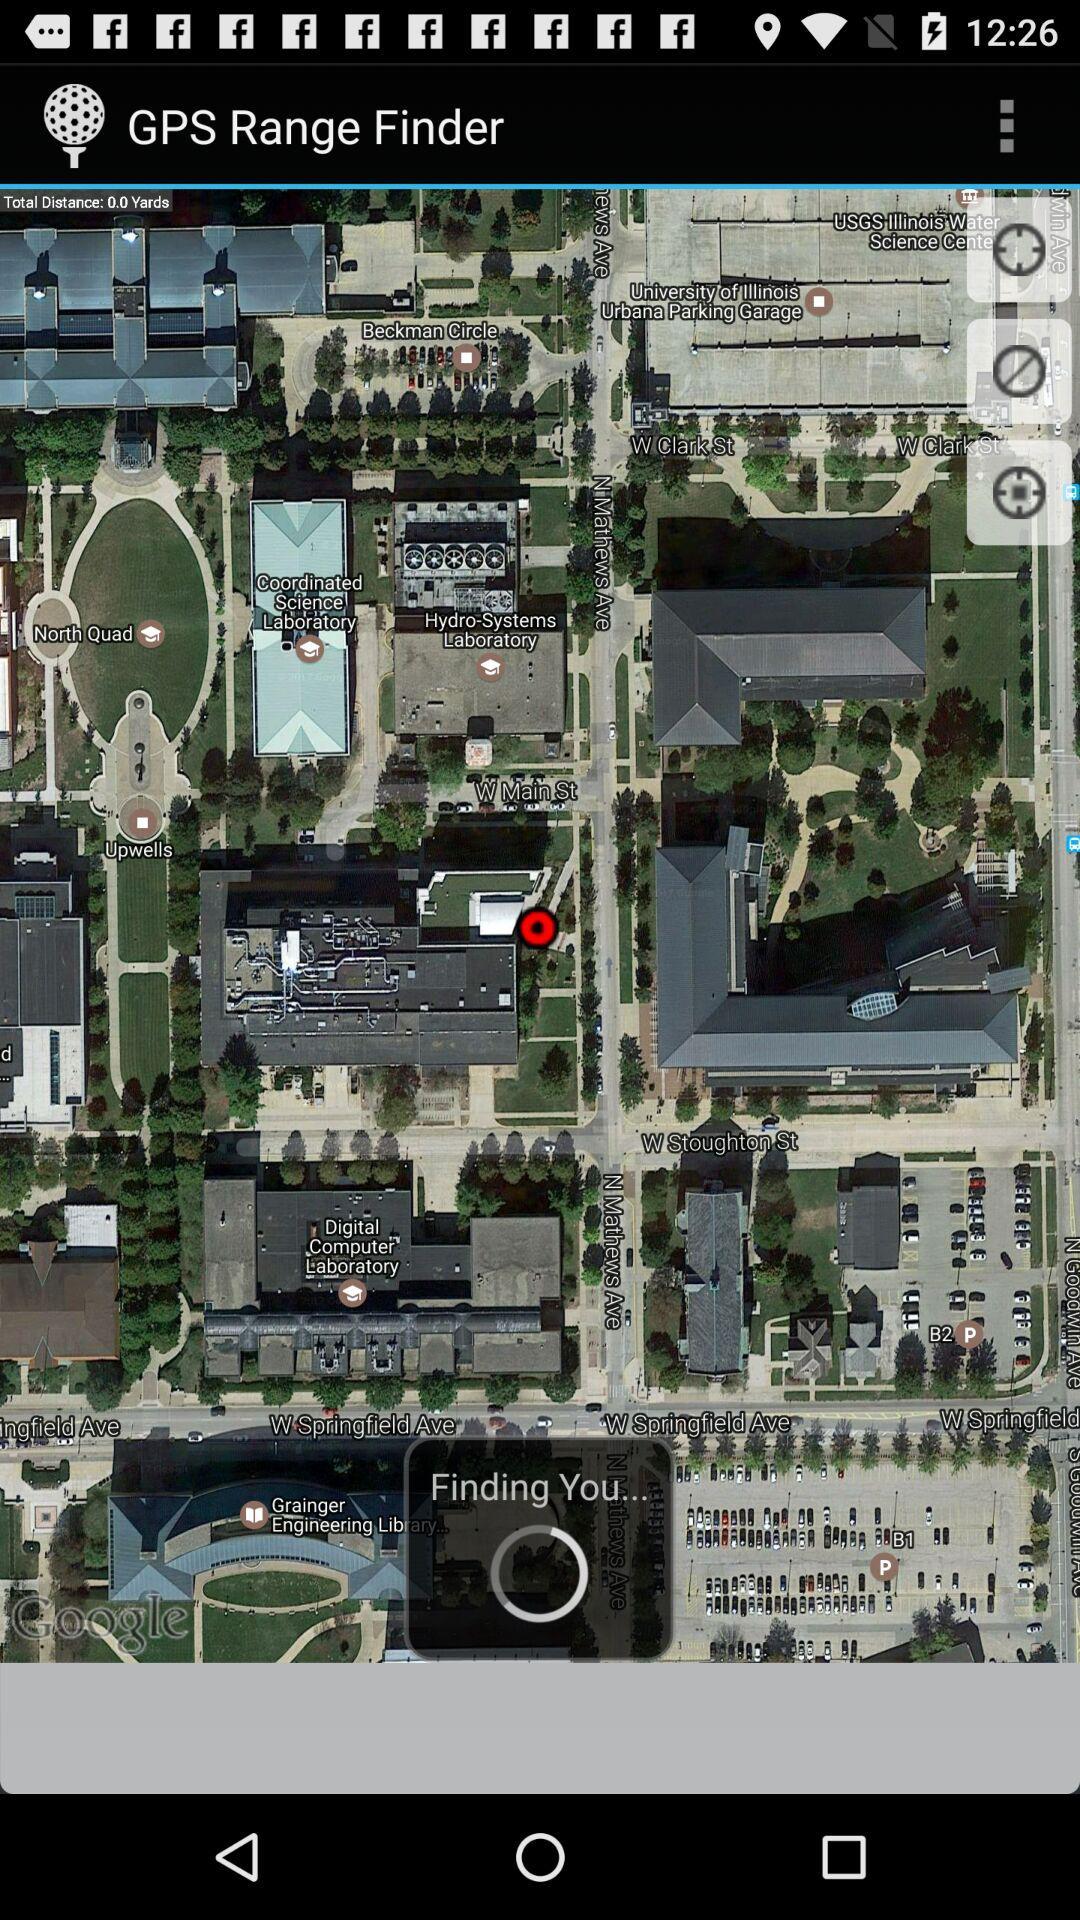 This screenshot has width=1080, height=1920. What do you see at coordinates (1019, 397) in the screenshot?
I see `the explore icon` at bounding box center [1019, 397].